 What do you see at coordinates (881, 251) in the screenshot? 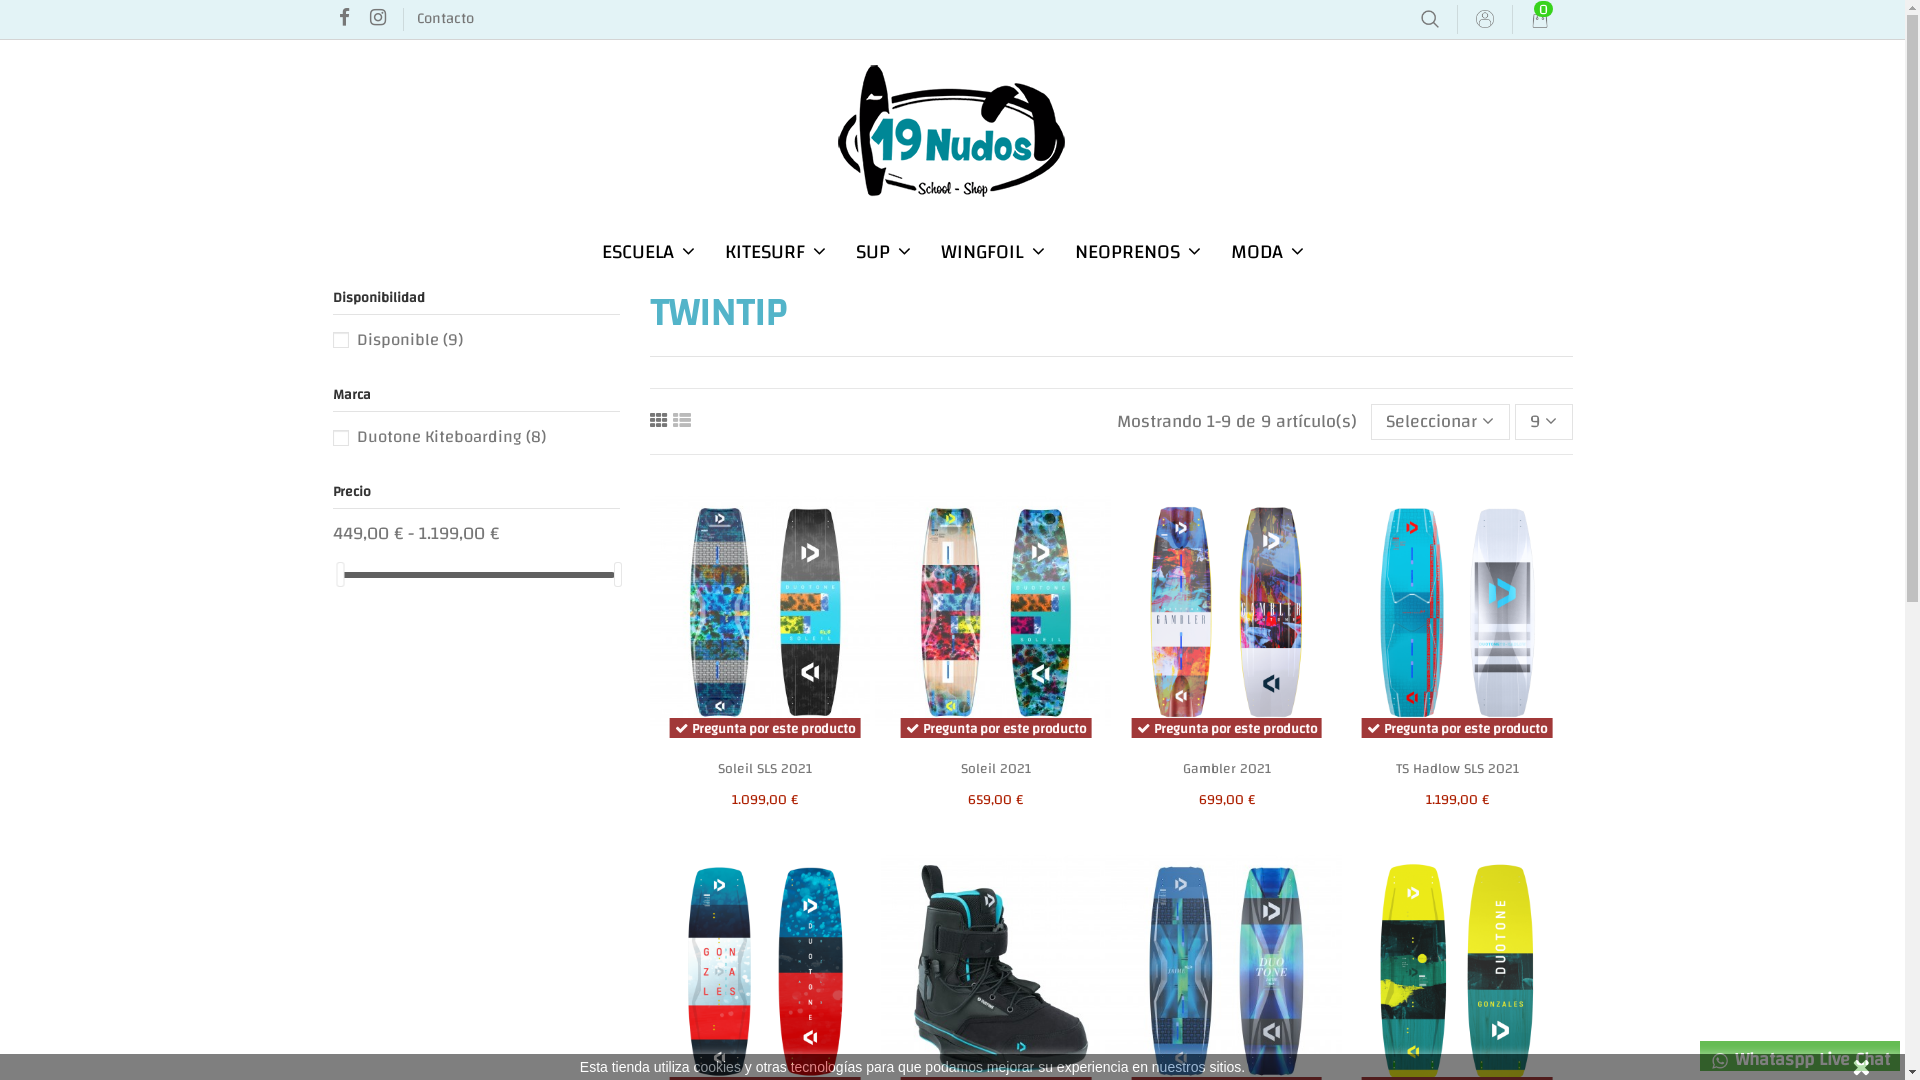
I see `'SUP'` at bounding box center [881, 251].